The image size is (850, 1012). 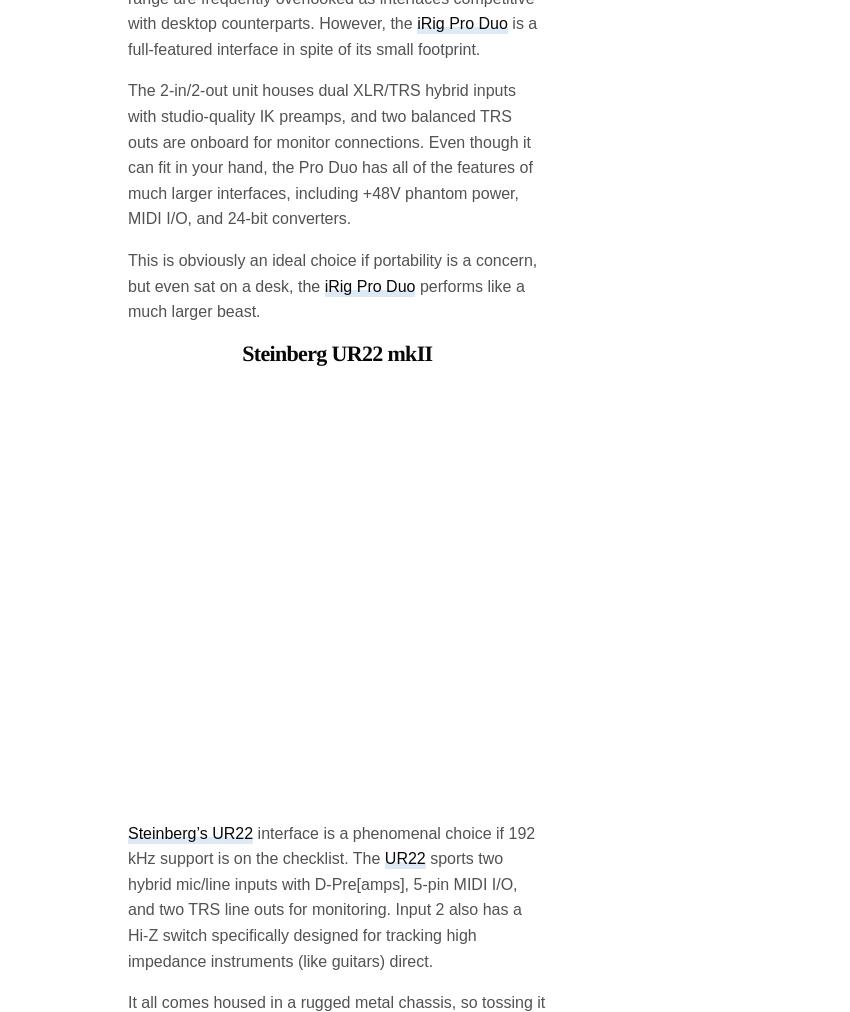 What do you see at coordinates (325, 137) in the screenshot?
I see `'performs like a much larger beast.'` at bounding box center [325, 137].